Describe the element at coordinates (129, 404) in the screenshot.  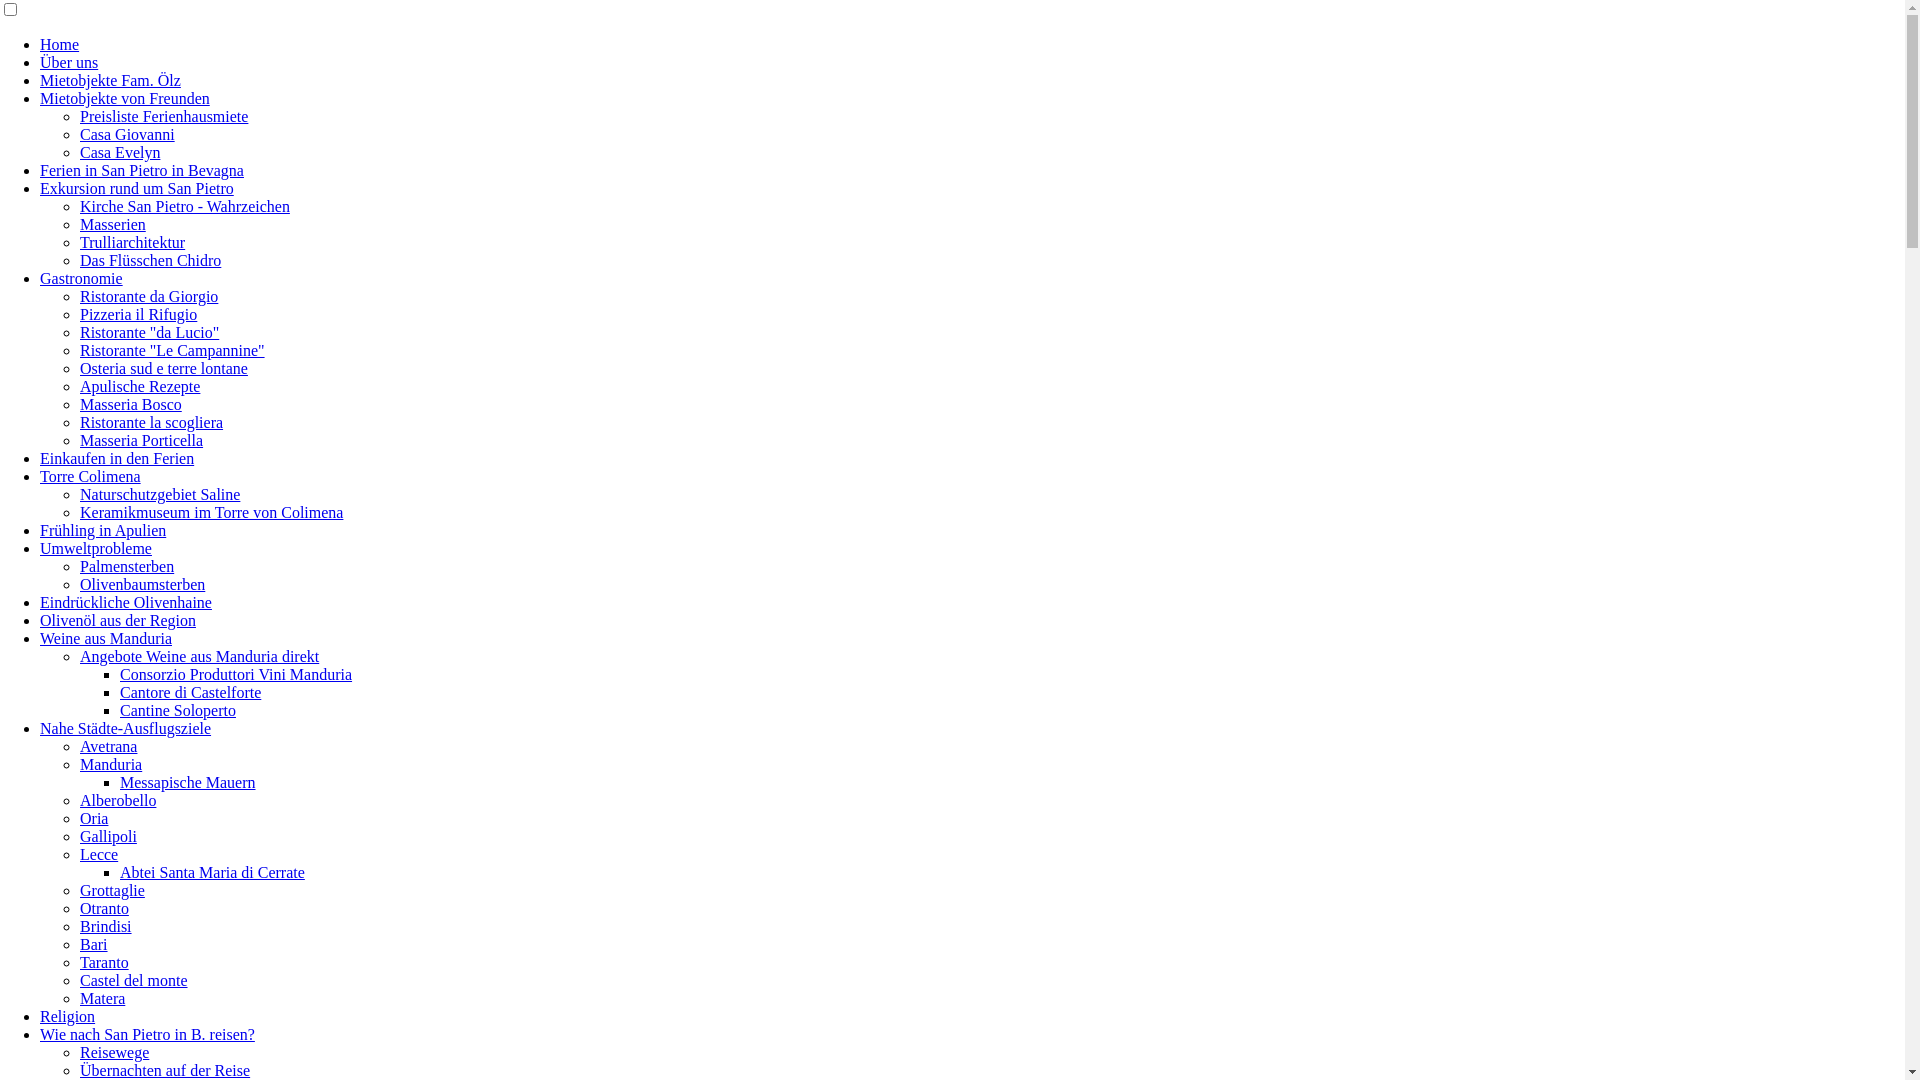
I see `'Masseria Bosco'` at that location.